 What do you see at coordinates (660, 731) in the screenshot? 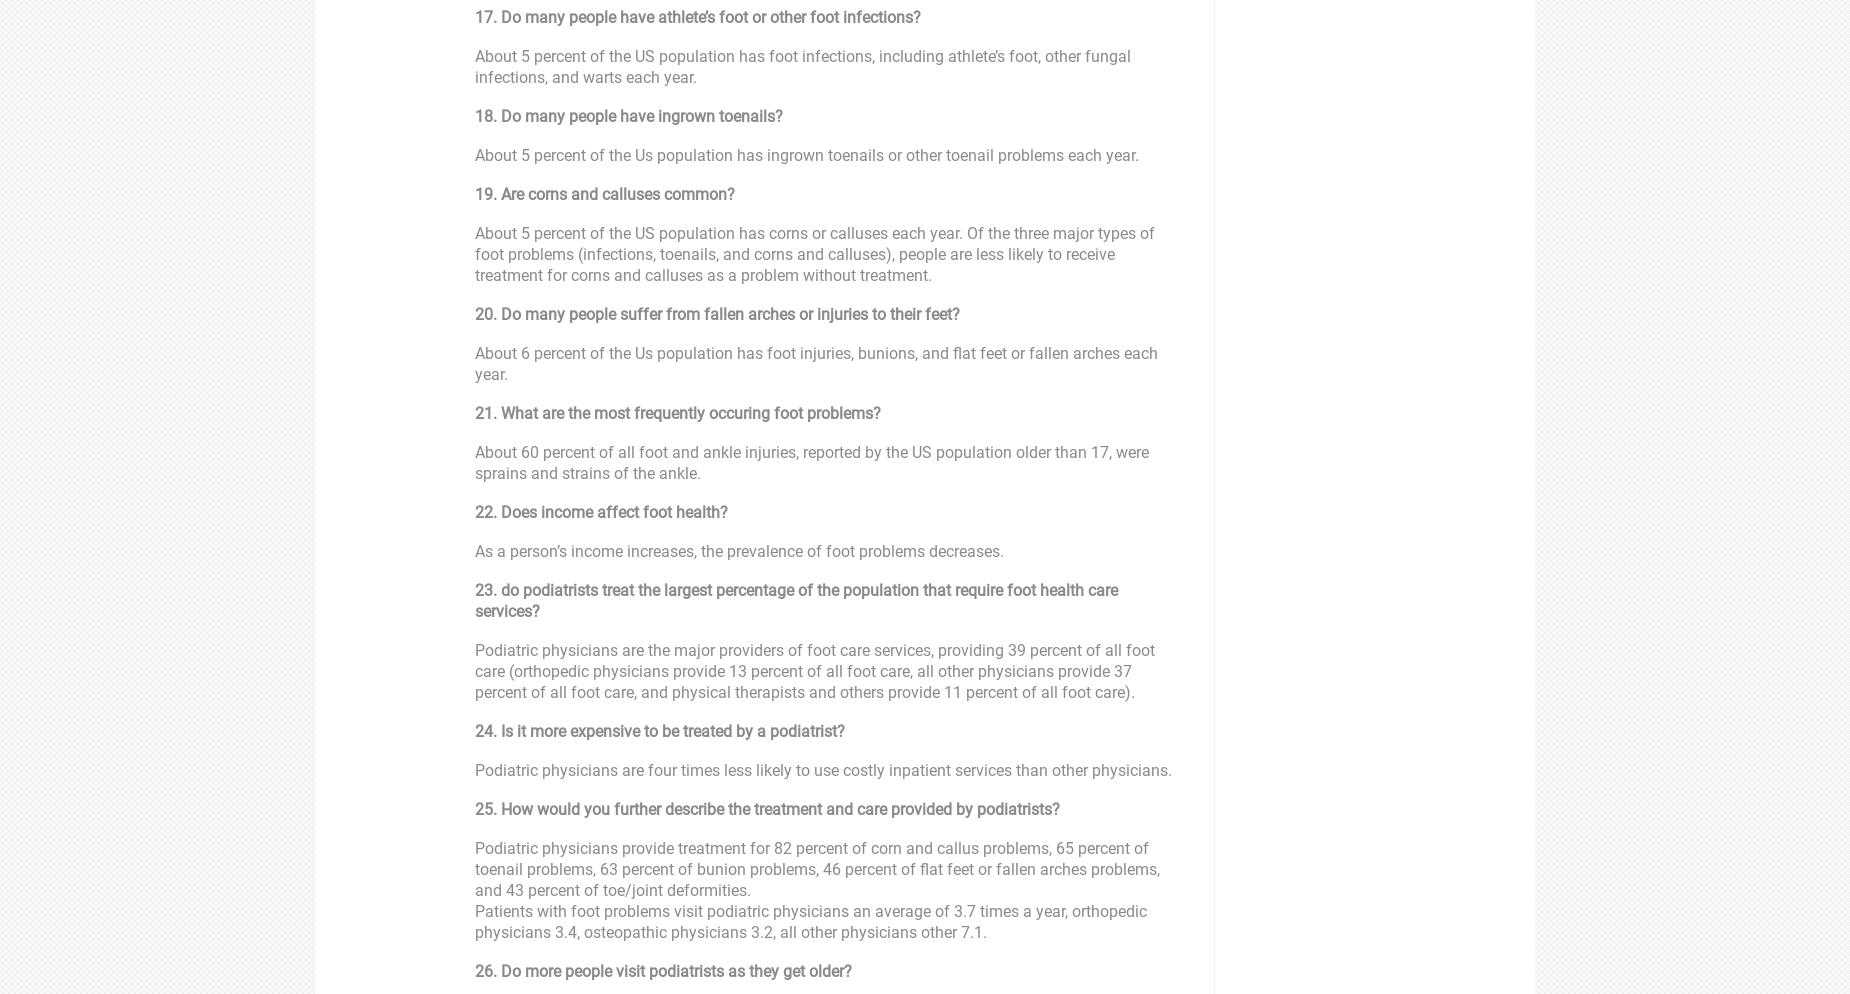
I see `'24. Is it more expensive to be treated by a podiatrist?'` at bounding box center [660, 731].